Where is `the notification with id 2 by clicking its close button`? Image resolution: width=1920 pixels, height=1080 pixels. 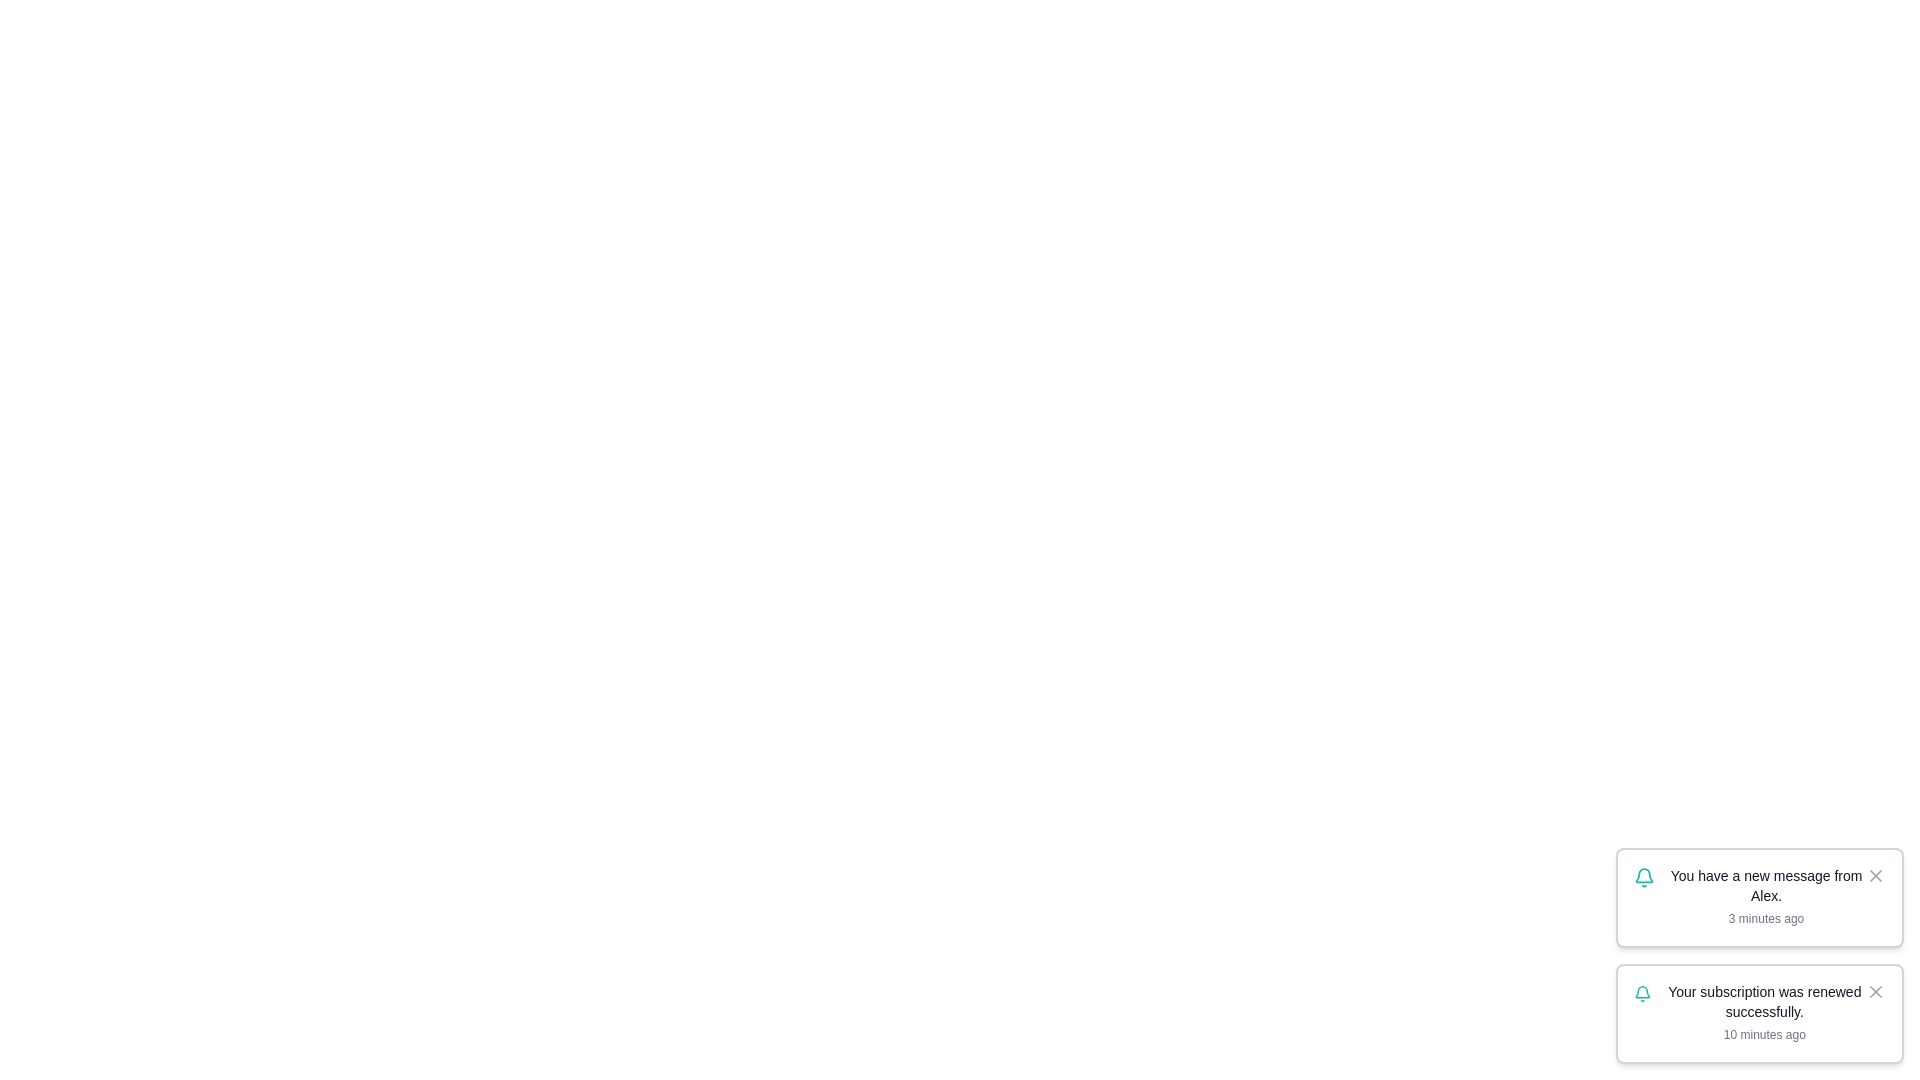 the notification with id 2 by clicking its close button is located at coordinates (1875, 991).